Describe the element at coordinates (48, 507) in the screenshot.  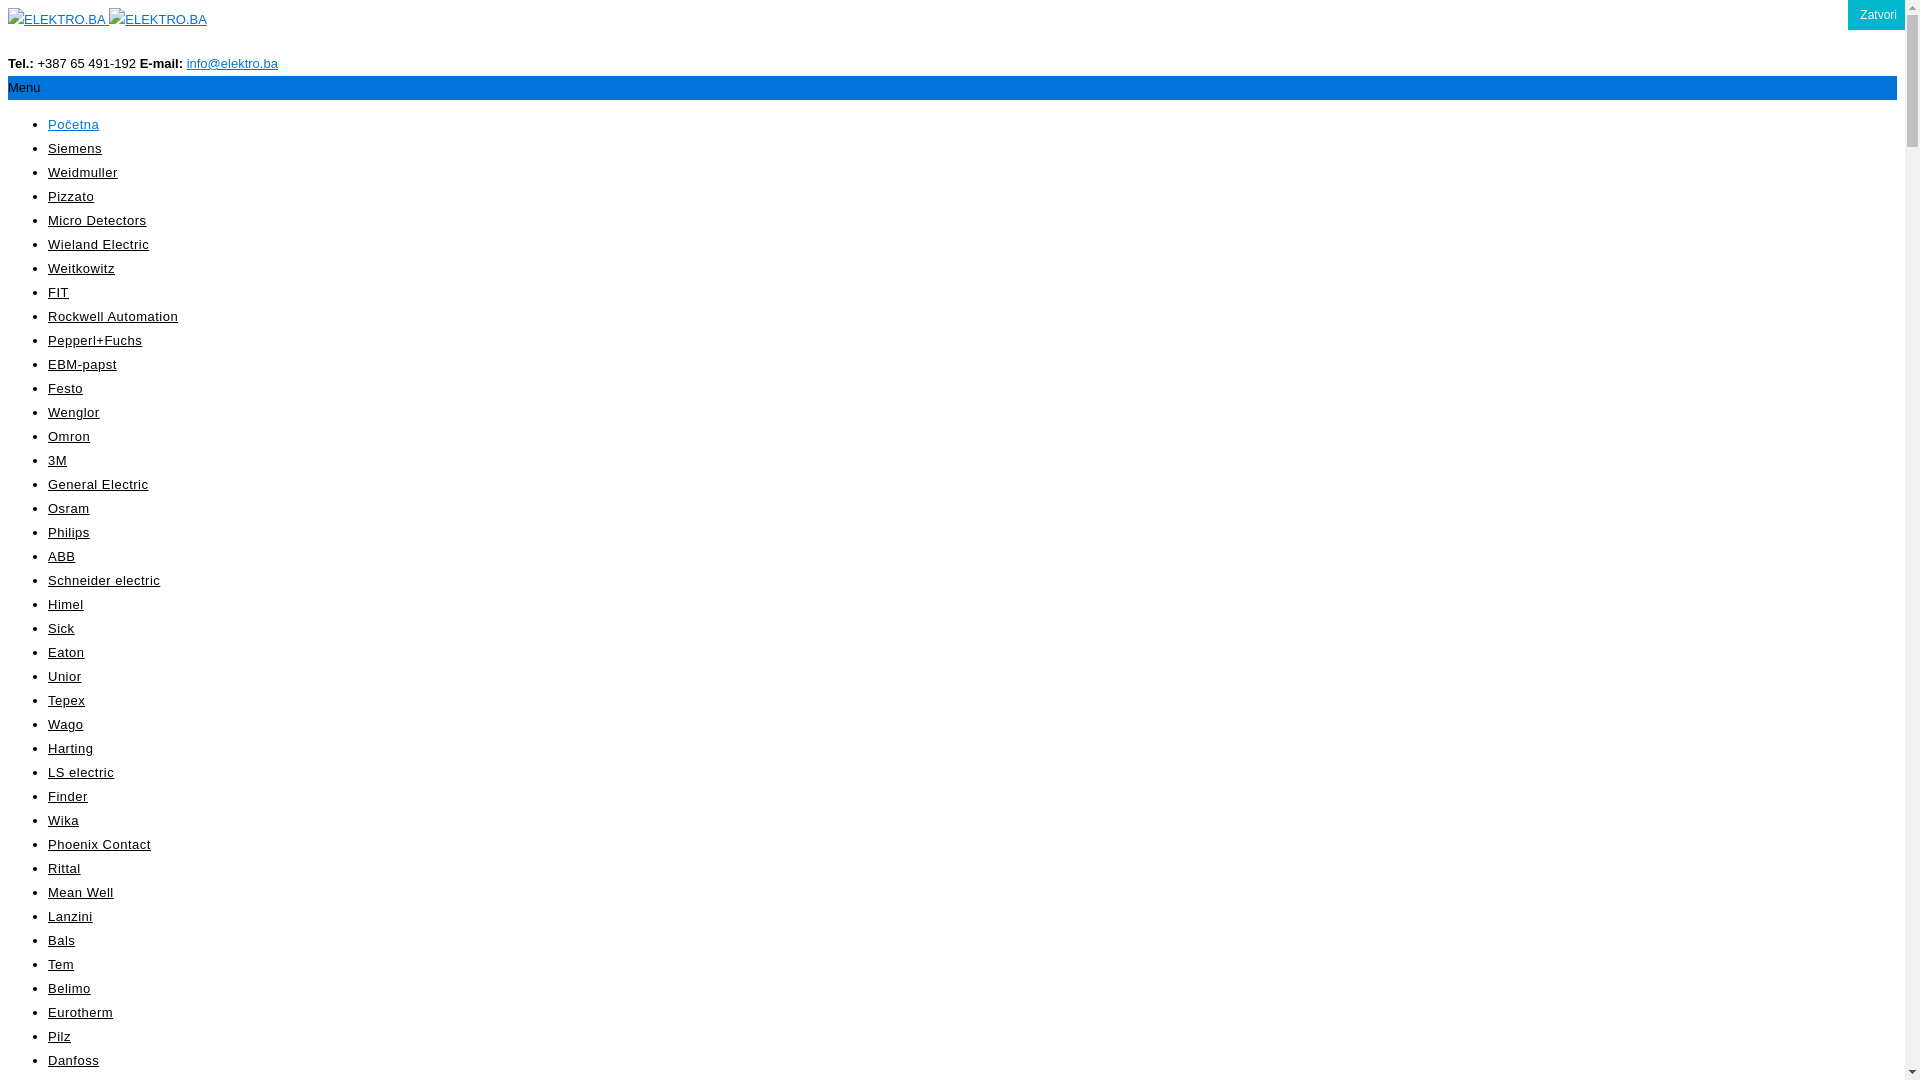
I see `'Osram'` at that location.